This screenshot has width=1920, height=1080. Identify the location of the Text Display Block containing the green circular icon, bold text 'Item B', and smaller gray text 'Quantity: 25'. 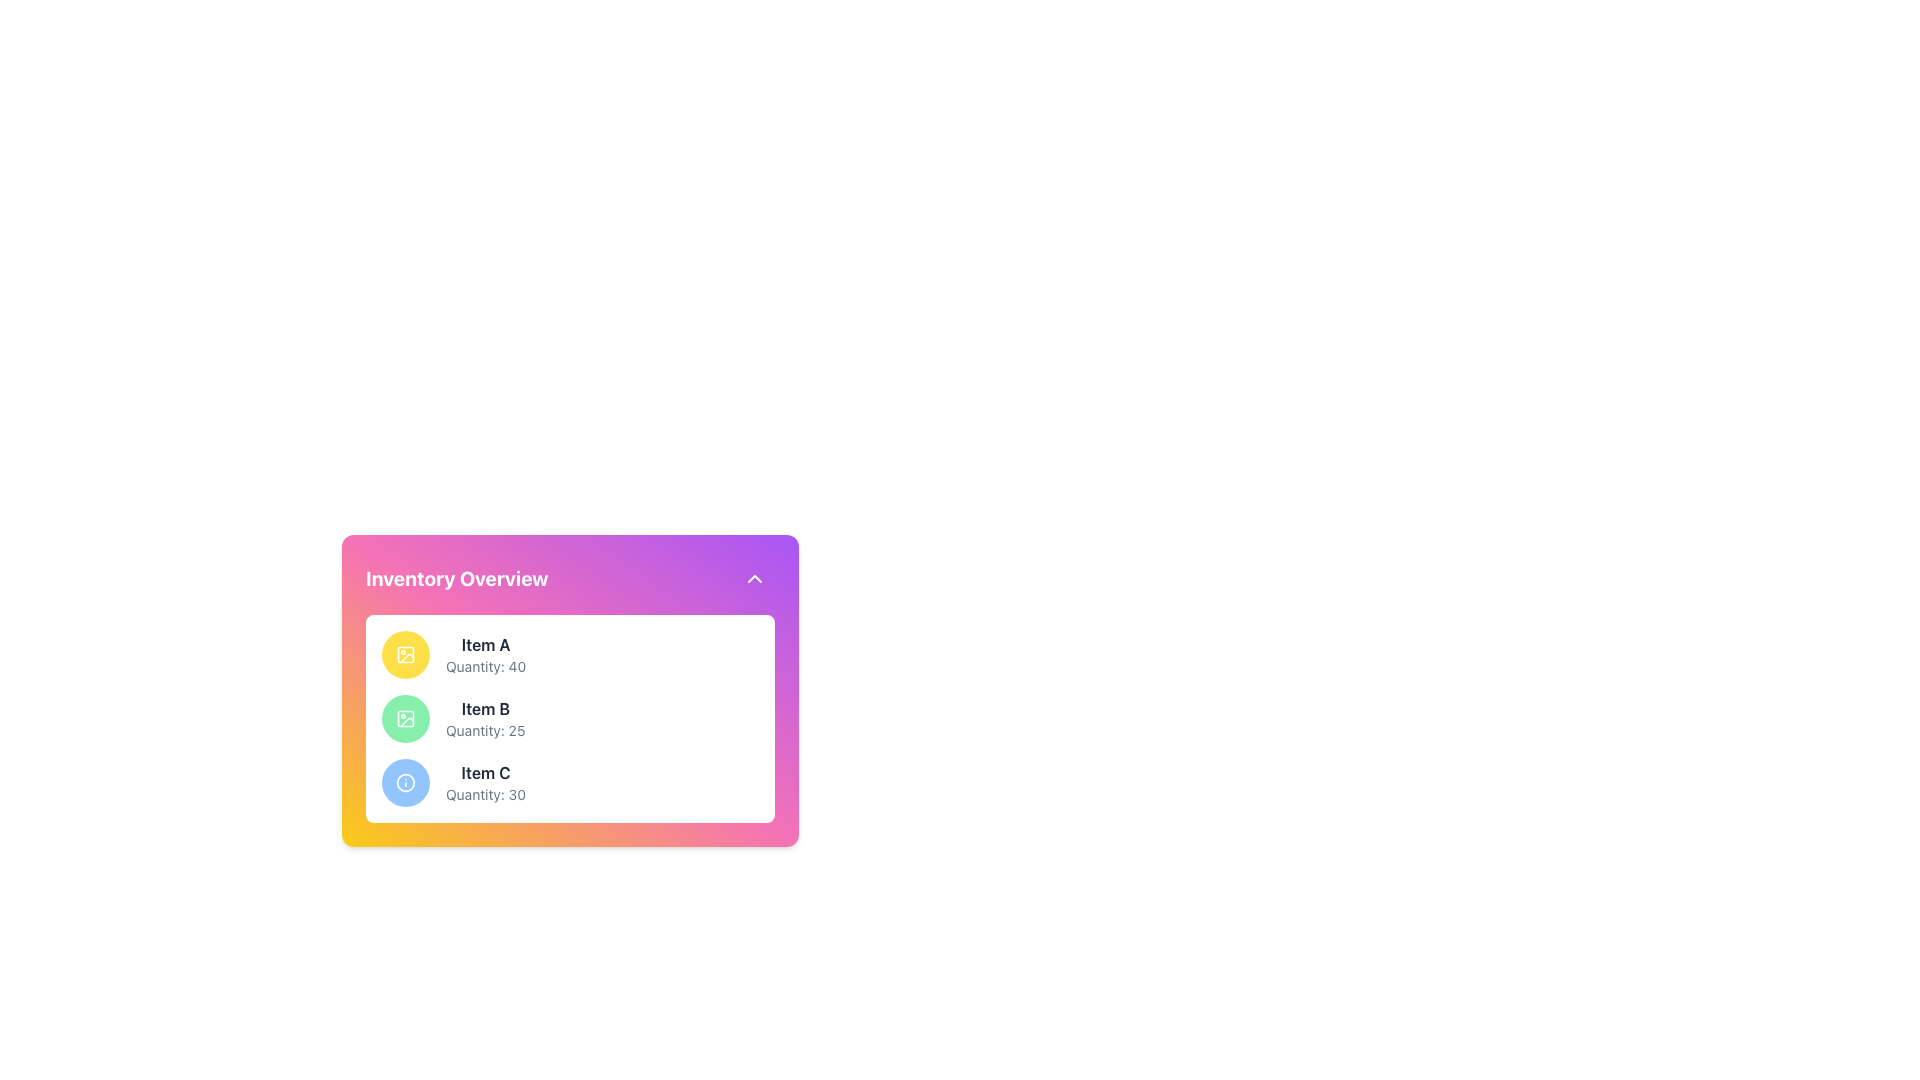
(569, 717).